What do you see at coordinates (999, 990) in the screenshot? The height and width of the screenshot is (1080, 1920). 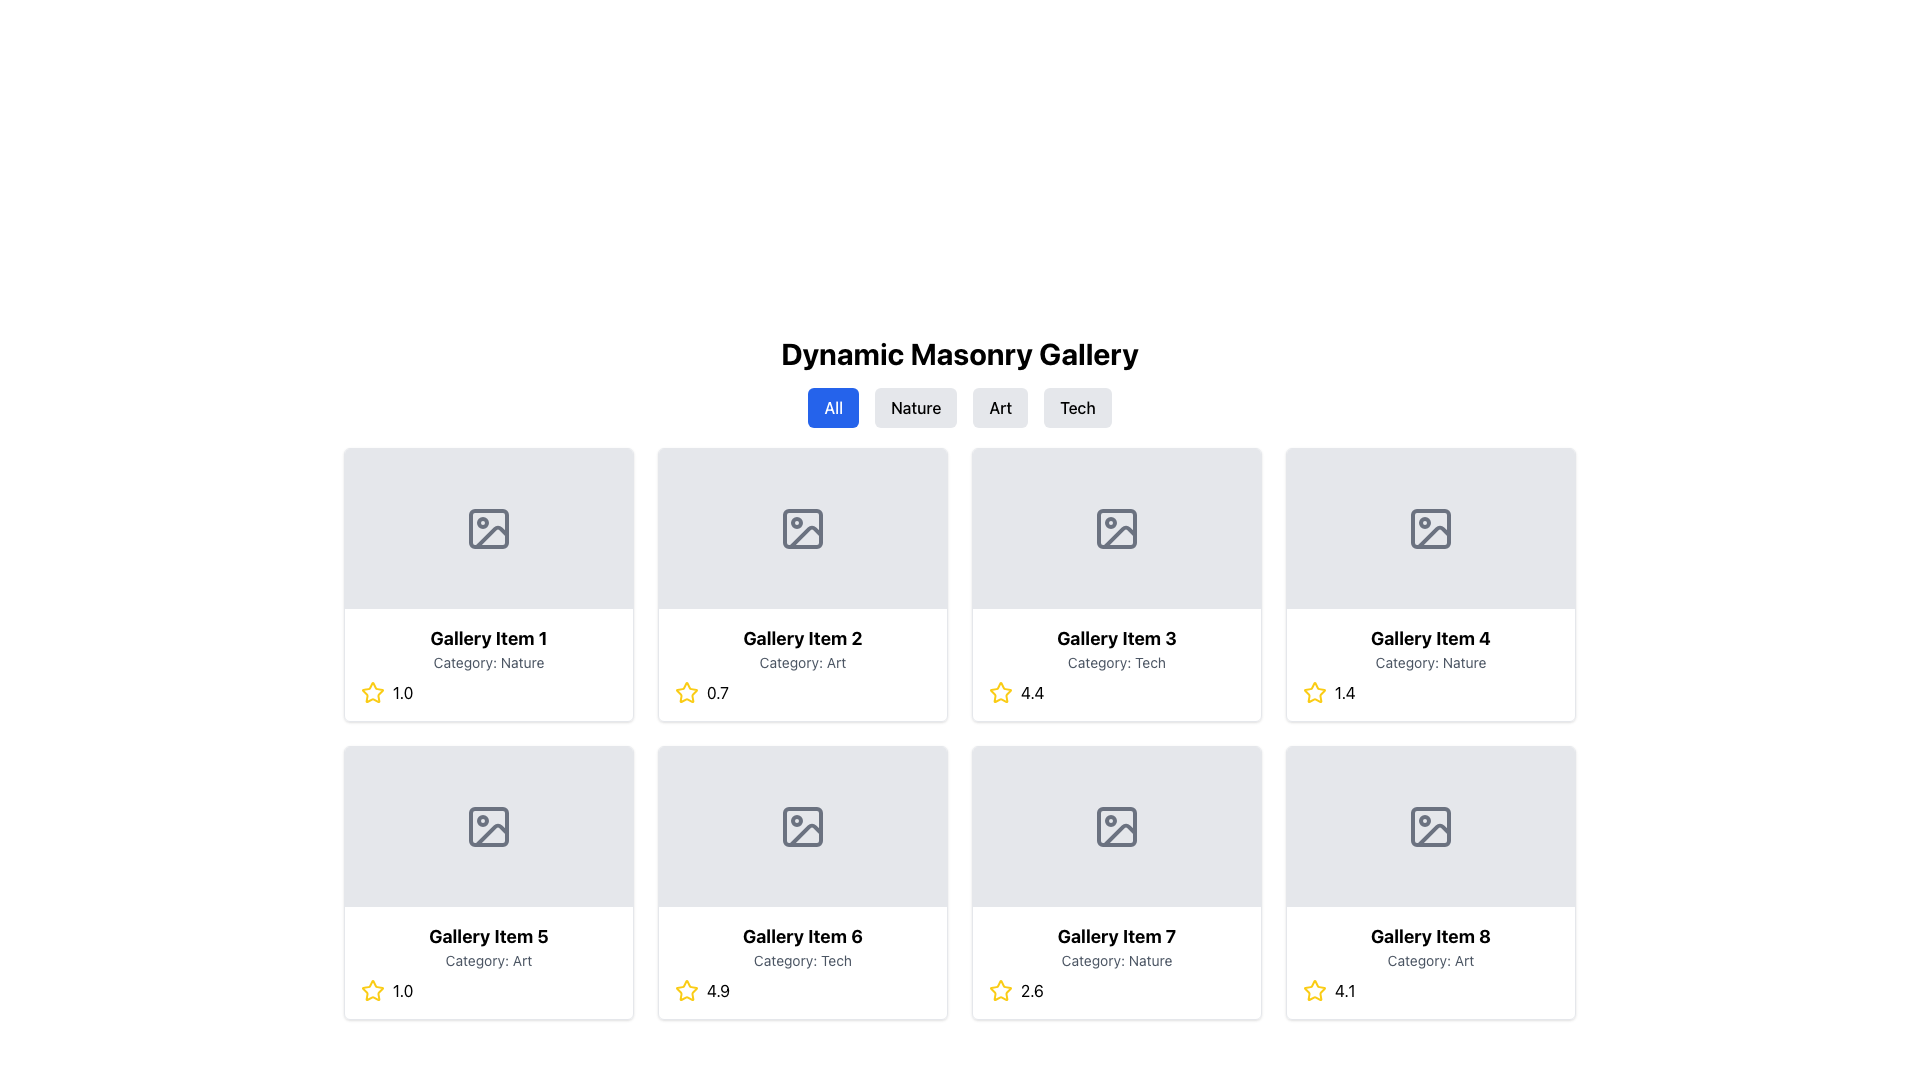 I see `the rating icon located in the bottom-left corner of the card labeled 'Gallery Item 7', adjacent to the text '2.6'` at bounding box center [999, 990].